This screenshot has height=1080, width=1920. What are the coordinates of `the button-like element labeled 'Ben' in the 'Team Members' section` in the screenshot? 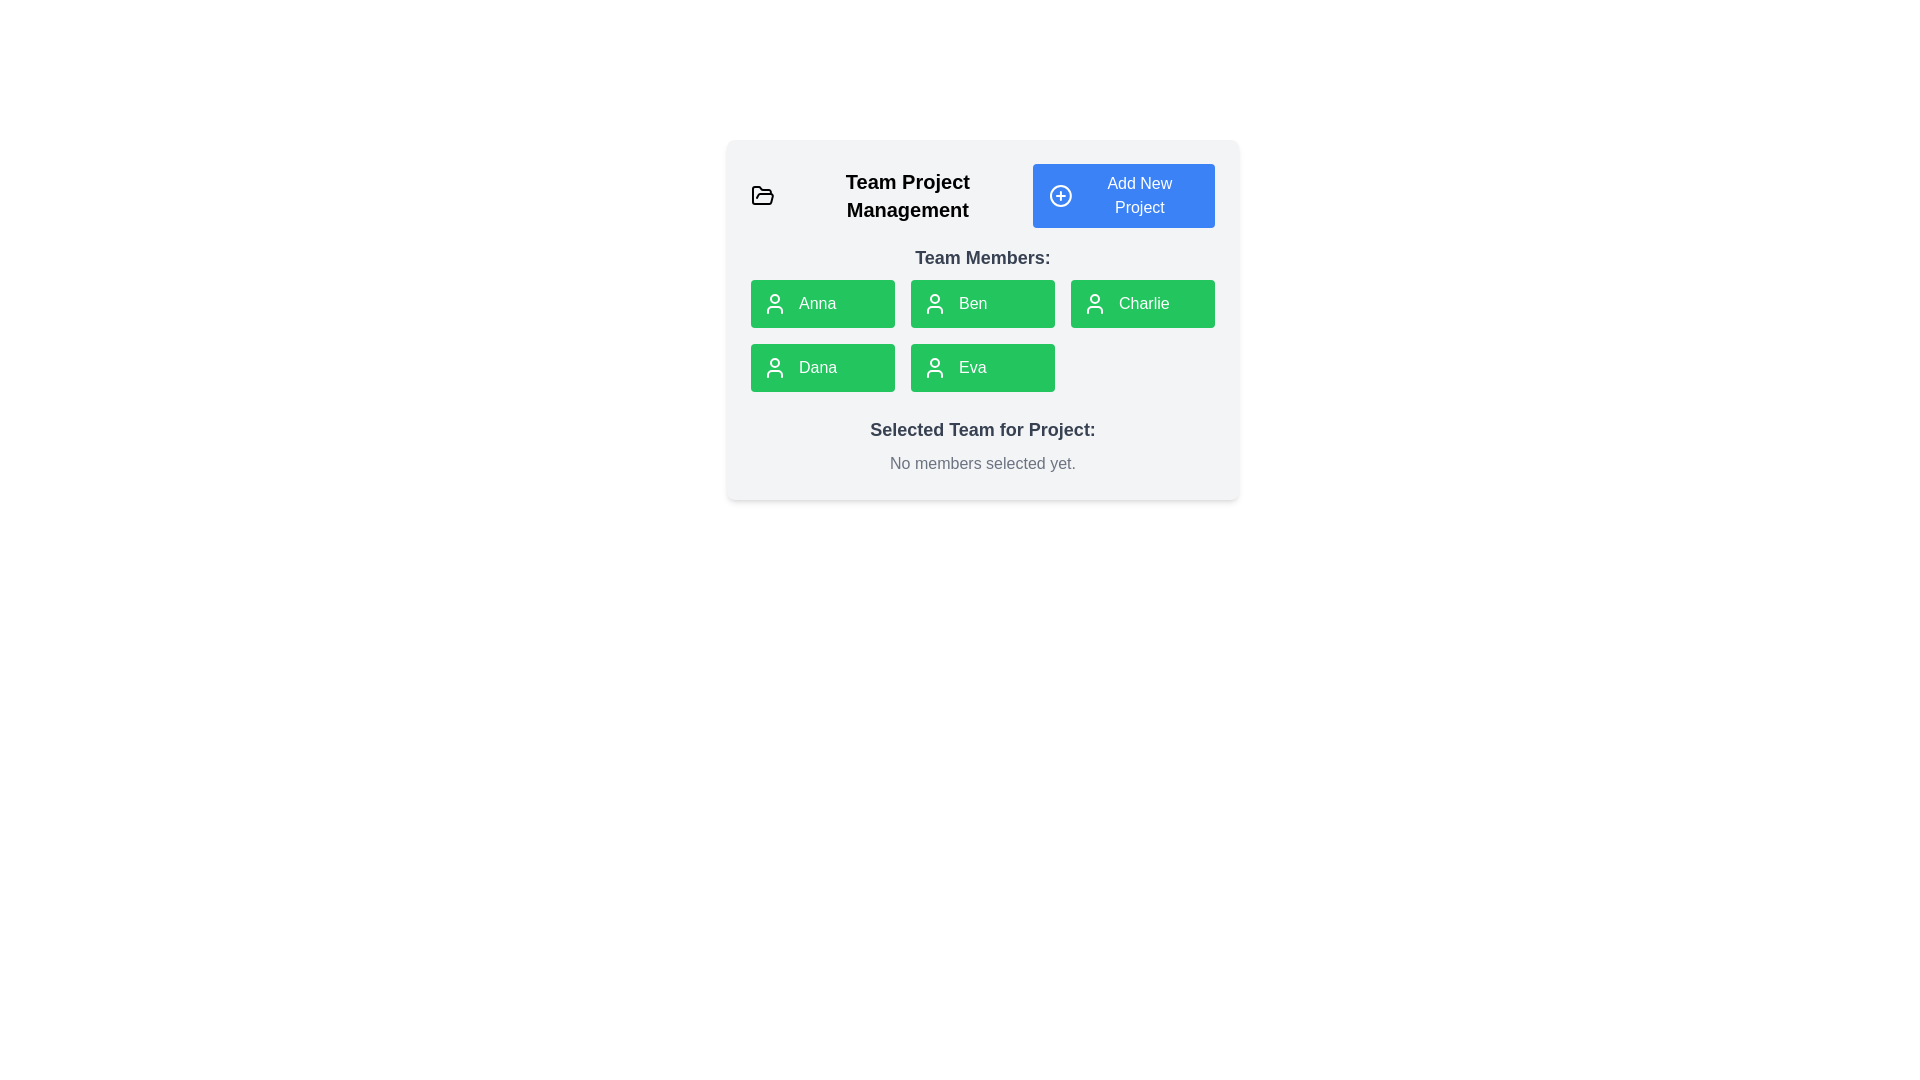 It's located at (983, 319).